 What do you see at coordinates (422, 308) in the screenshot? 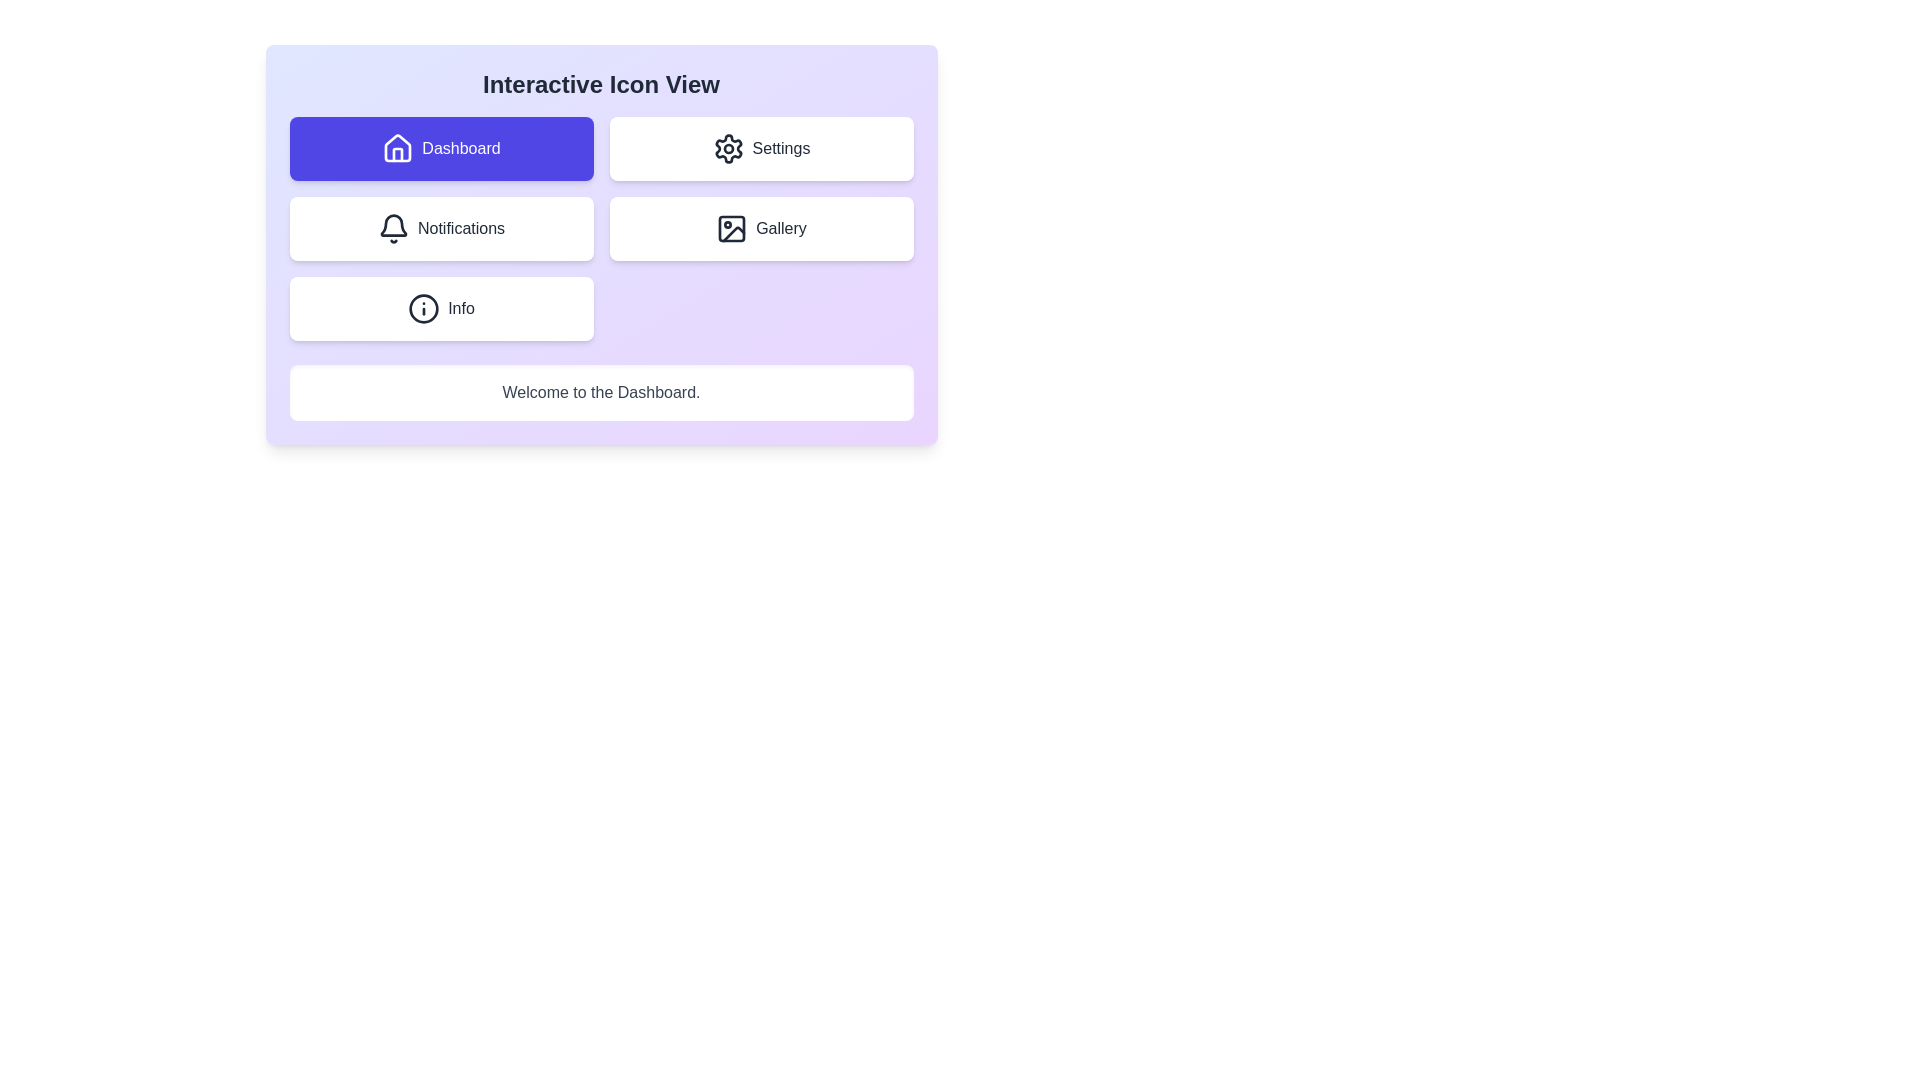
I see `the circular 'Info' icon located immediately to the left of the 'Info' text label in the interactive panel` at bounding box center [422, 308].